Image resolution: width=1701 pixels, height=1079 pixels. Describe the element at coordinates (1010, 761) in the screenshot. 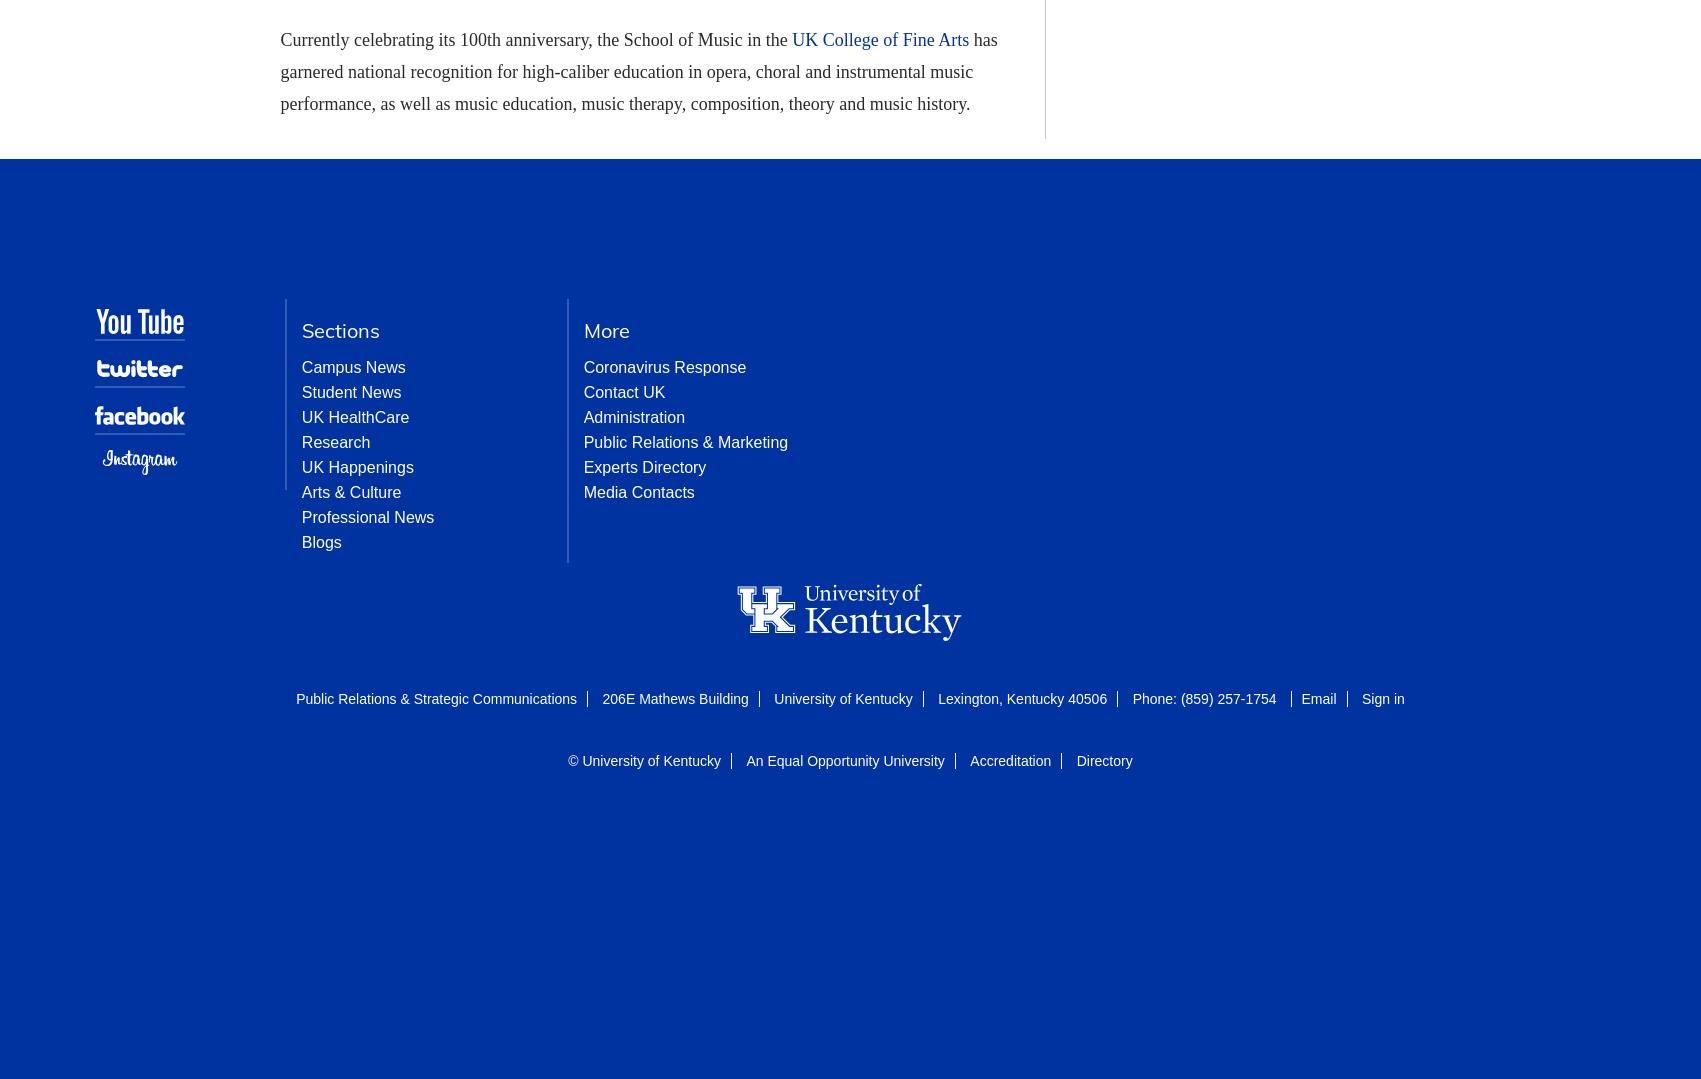

I see `'Accreditation'` at that location.